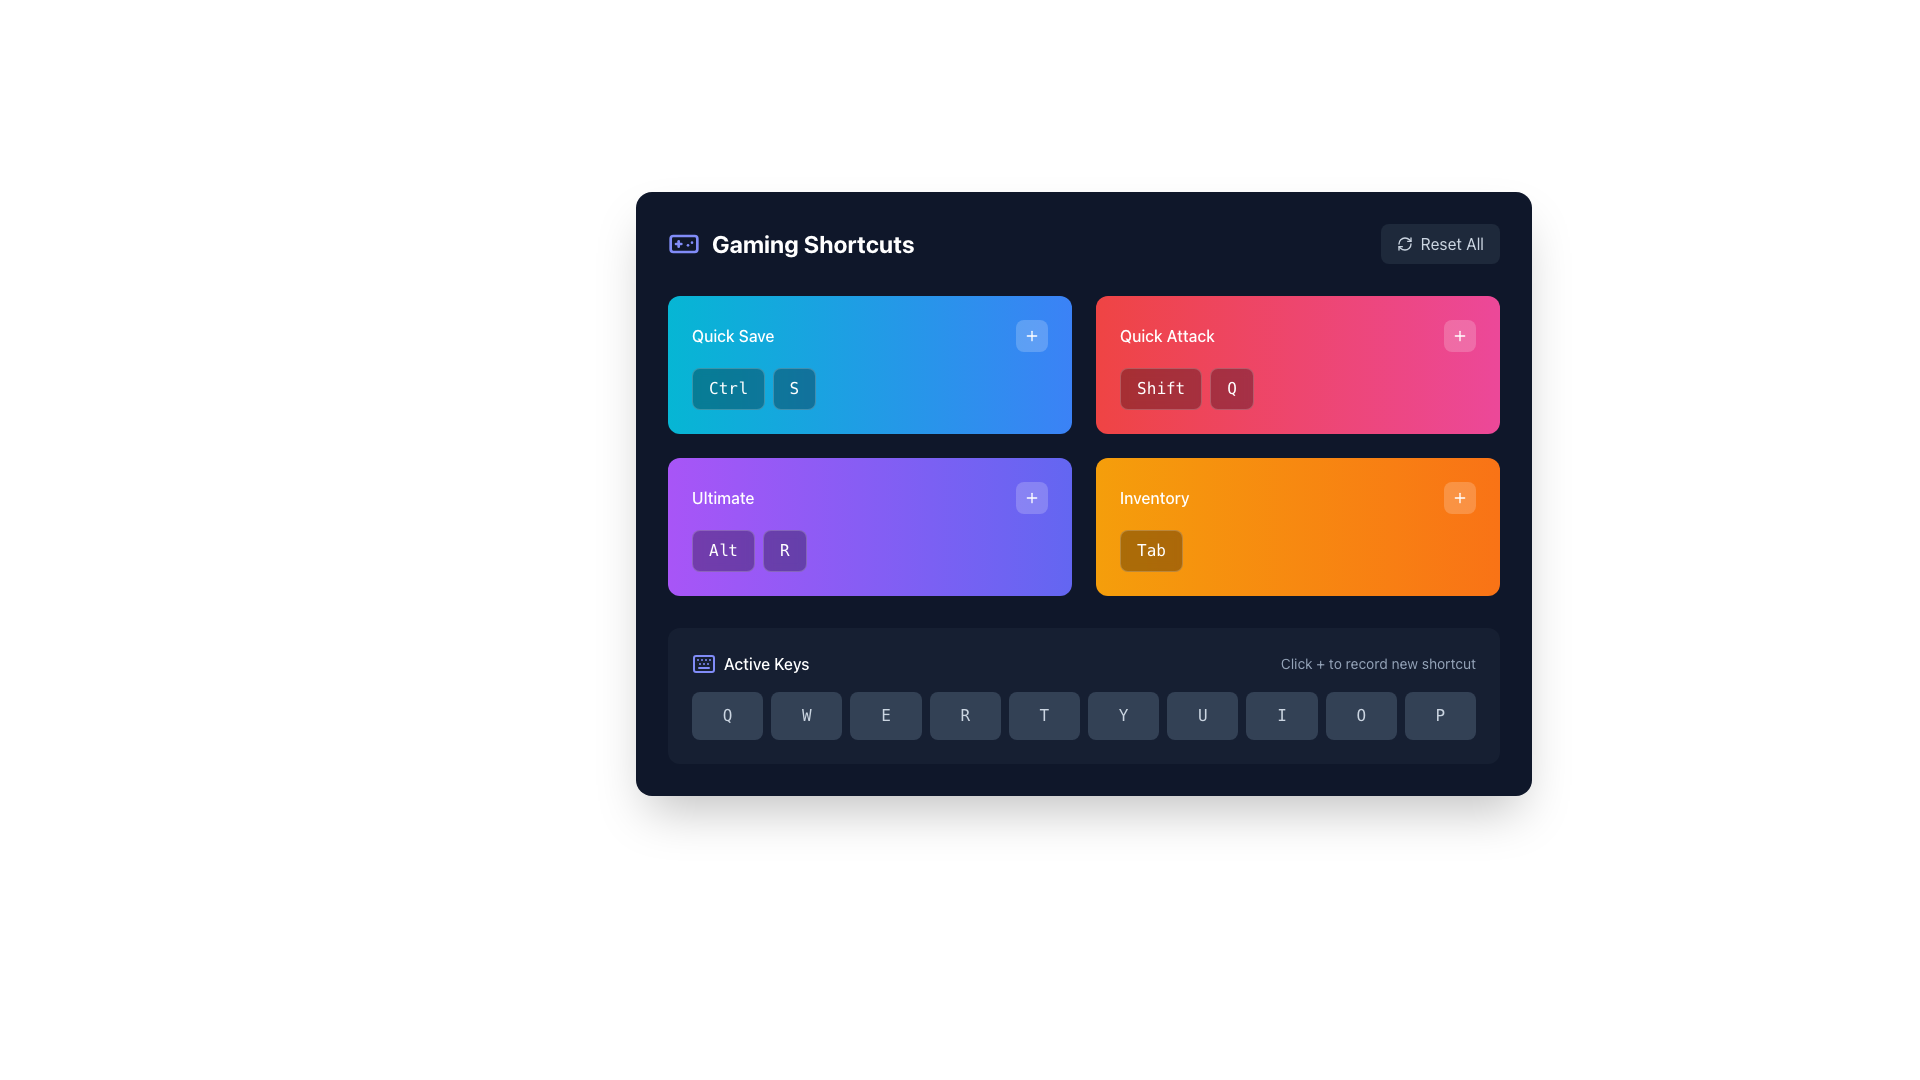 The image size is (1920, 1080). What do you see at coordinates (806, 715) in the screenshot?
I see `the 'W' button located in the lower portion of the interface, which is positioned between the 'Q' and 'E' buttons` at bounding box center [806, 715].